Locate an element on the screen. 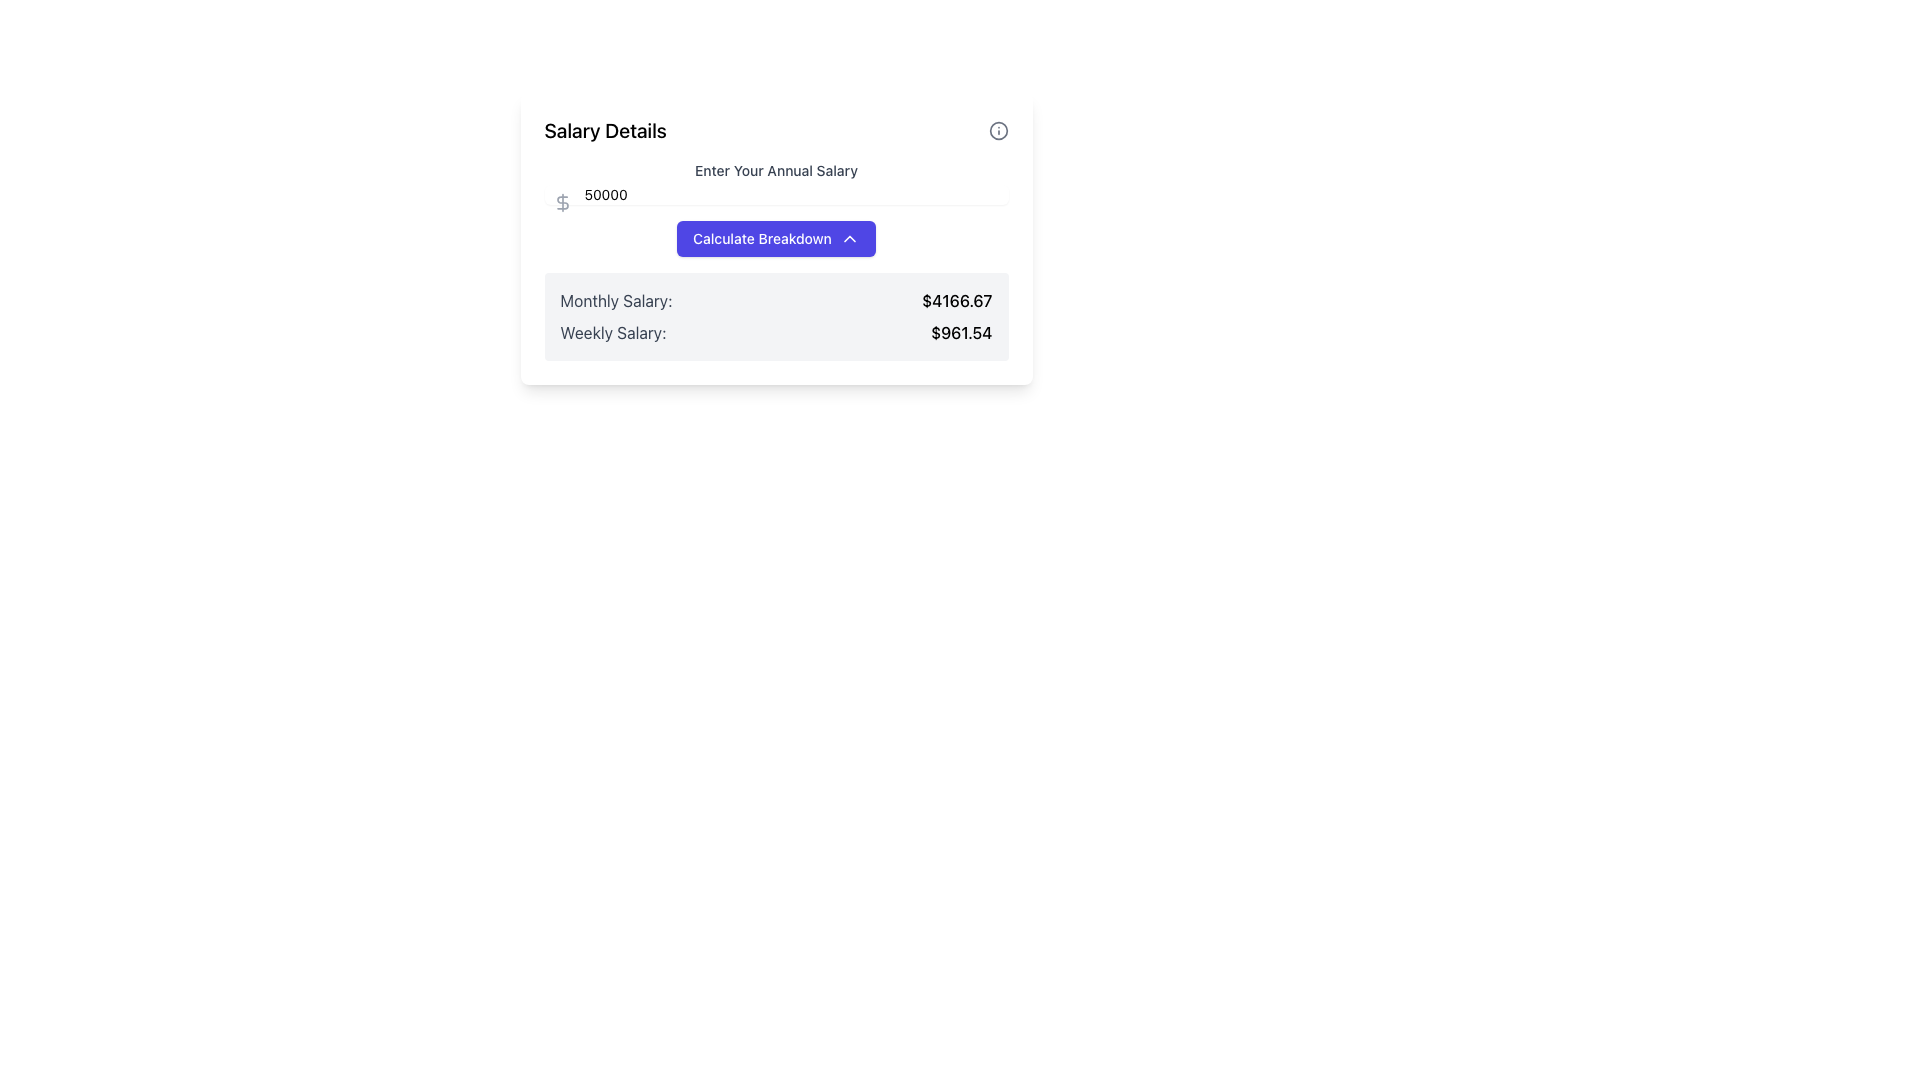 The width and height of the screenshot is (1920, 1080). the Static Text displaying the calculated monthly salary, which is located to the immediate right of the 'Monthly Salary:' label and near the bottom right corner of the salary calculation section is located at coordinates (956, 300).